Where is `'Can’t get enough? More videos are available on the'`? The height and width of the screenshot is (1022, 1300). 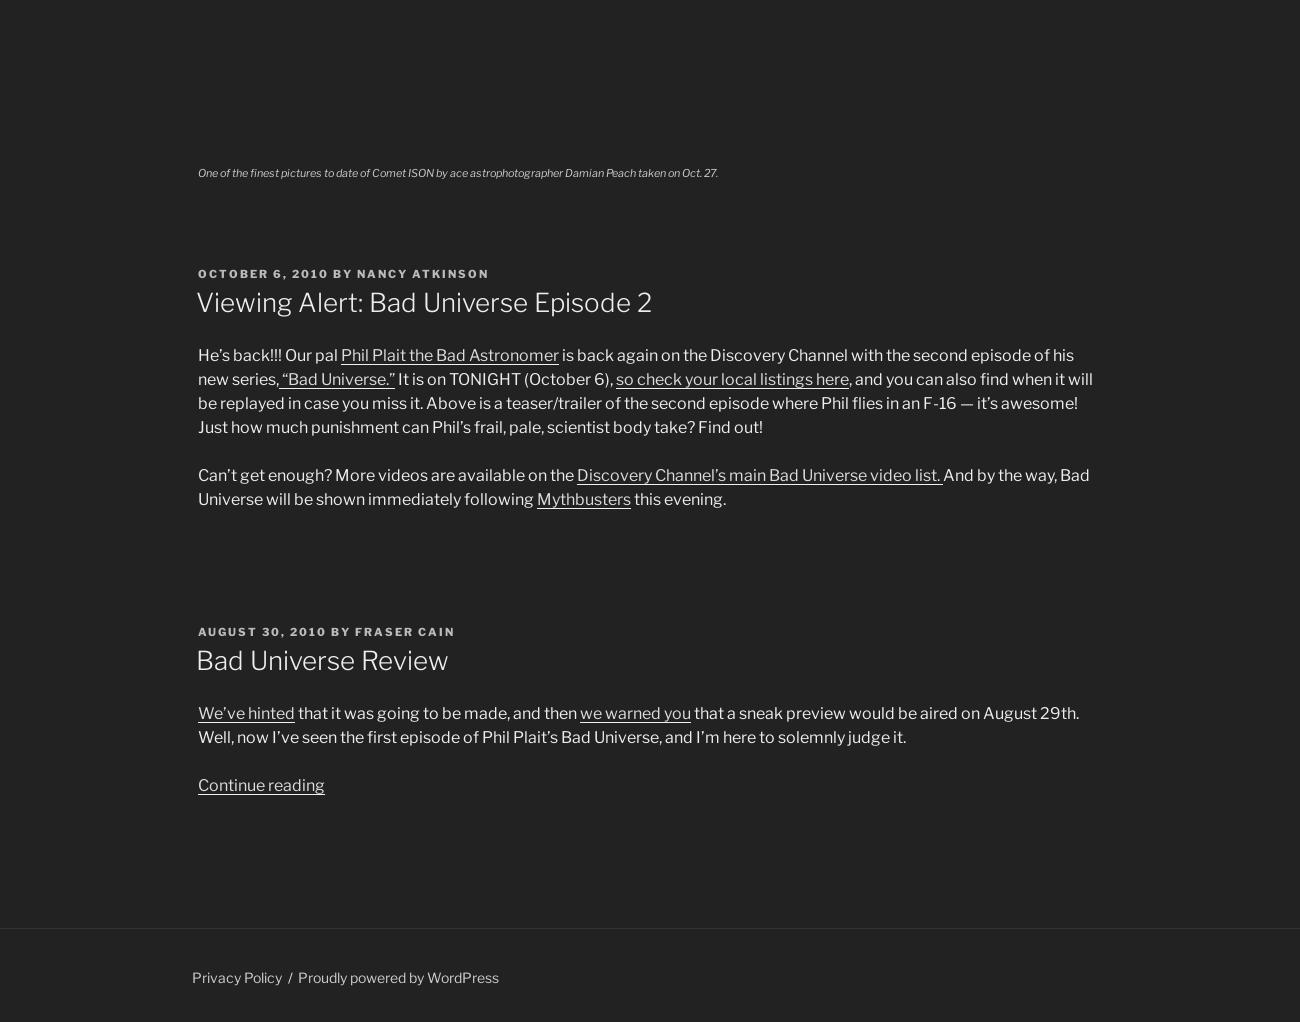
'Can’t get enough? More videos are available on the' is located at coordinates (387, 473).